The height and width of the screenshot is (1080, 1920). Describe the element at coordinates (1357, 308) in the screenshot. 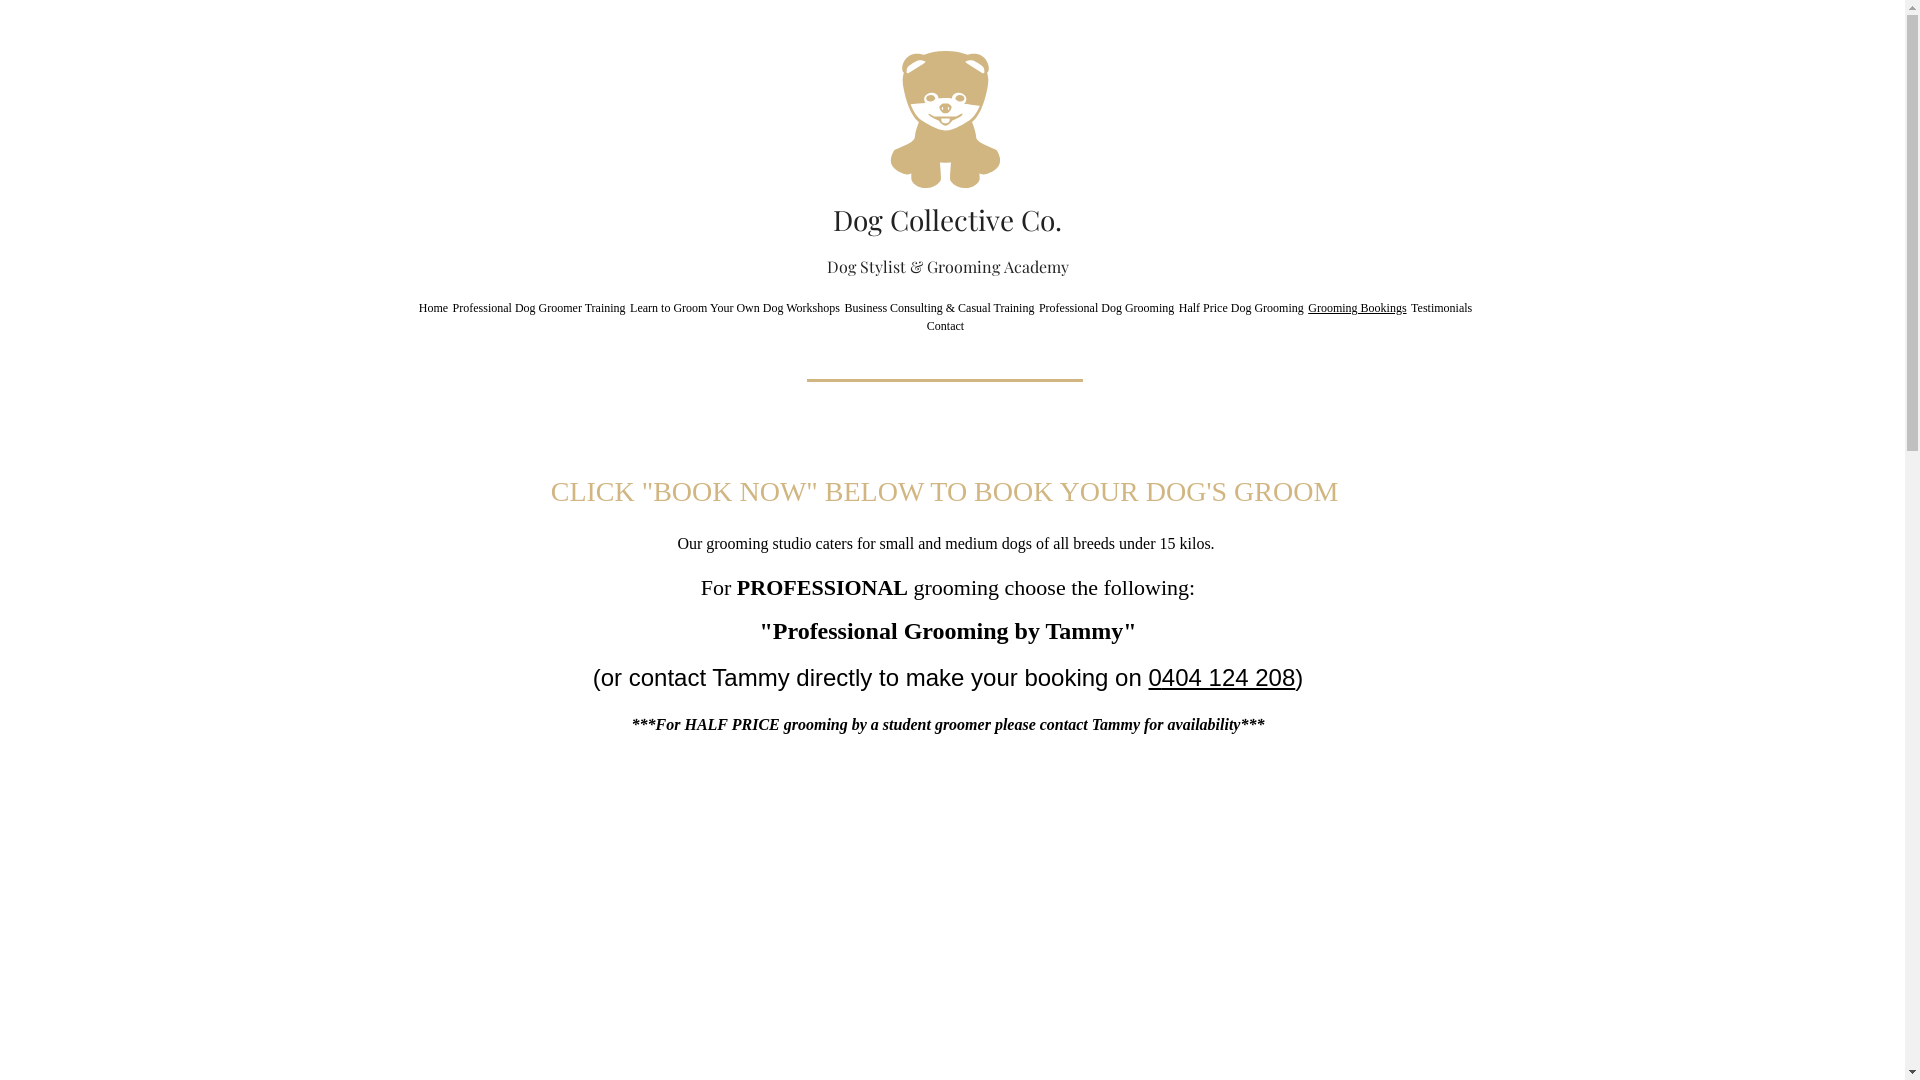

I see `'Grooming Bookings'` at that location.